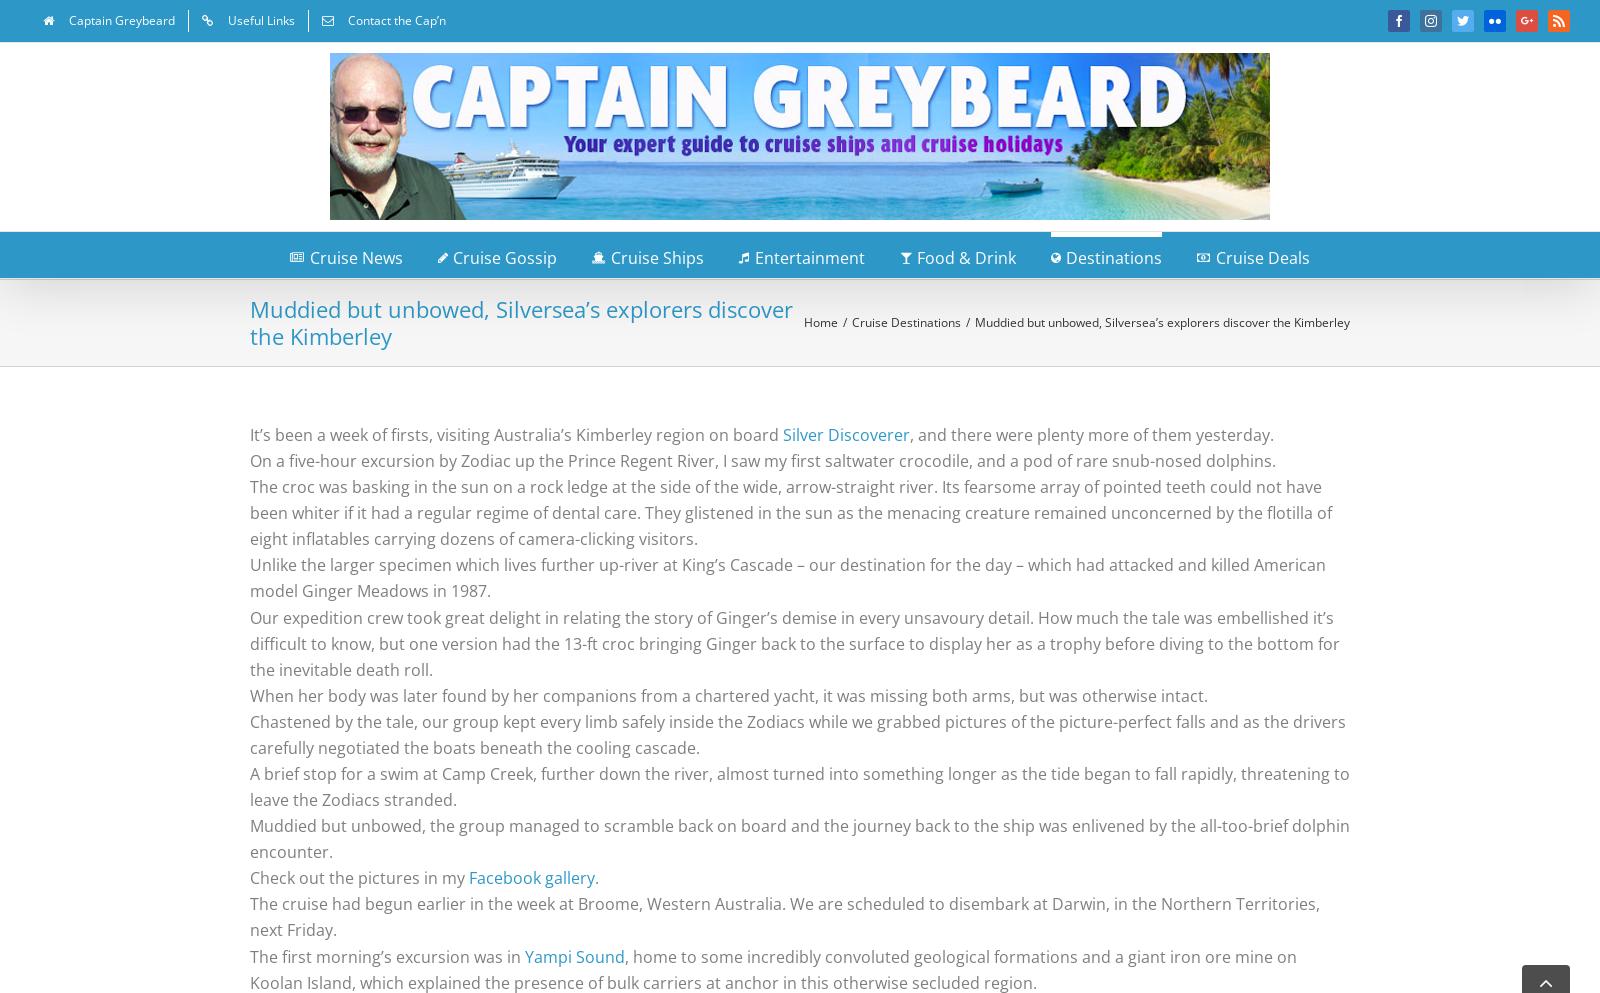 The width and height of the screenshot is (1600, 993). What do you see at coordinates (763, 459) in the screenshot?
I see `'On a five-hour excursion by Zodiac up the Prince Regent River, I saw my first saltwater crocodile, and a pod of rare snub-nosed dolphins.'` at bounding box center [763, 459].